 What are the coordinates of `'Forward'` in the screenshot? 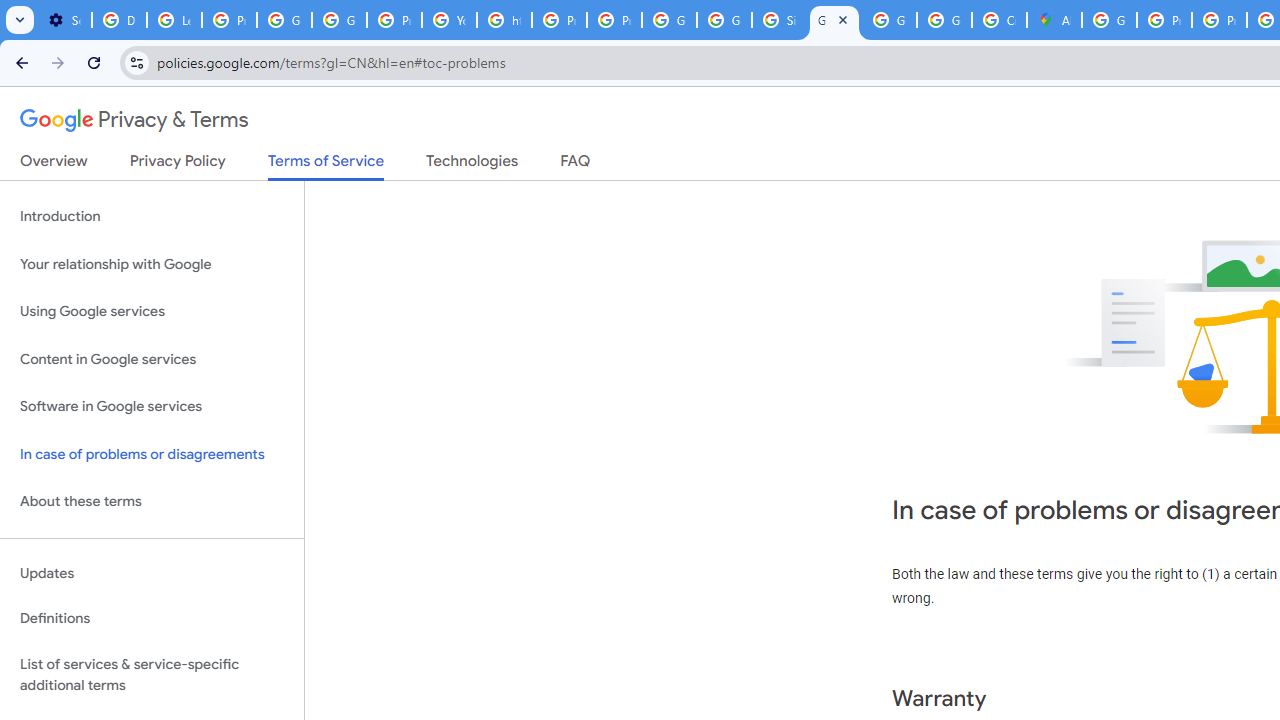 It's located at (58, 61).